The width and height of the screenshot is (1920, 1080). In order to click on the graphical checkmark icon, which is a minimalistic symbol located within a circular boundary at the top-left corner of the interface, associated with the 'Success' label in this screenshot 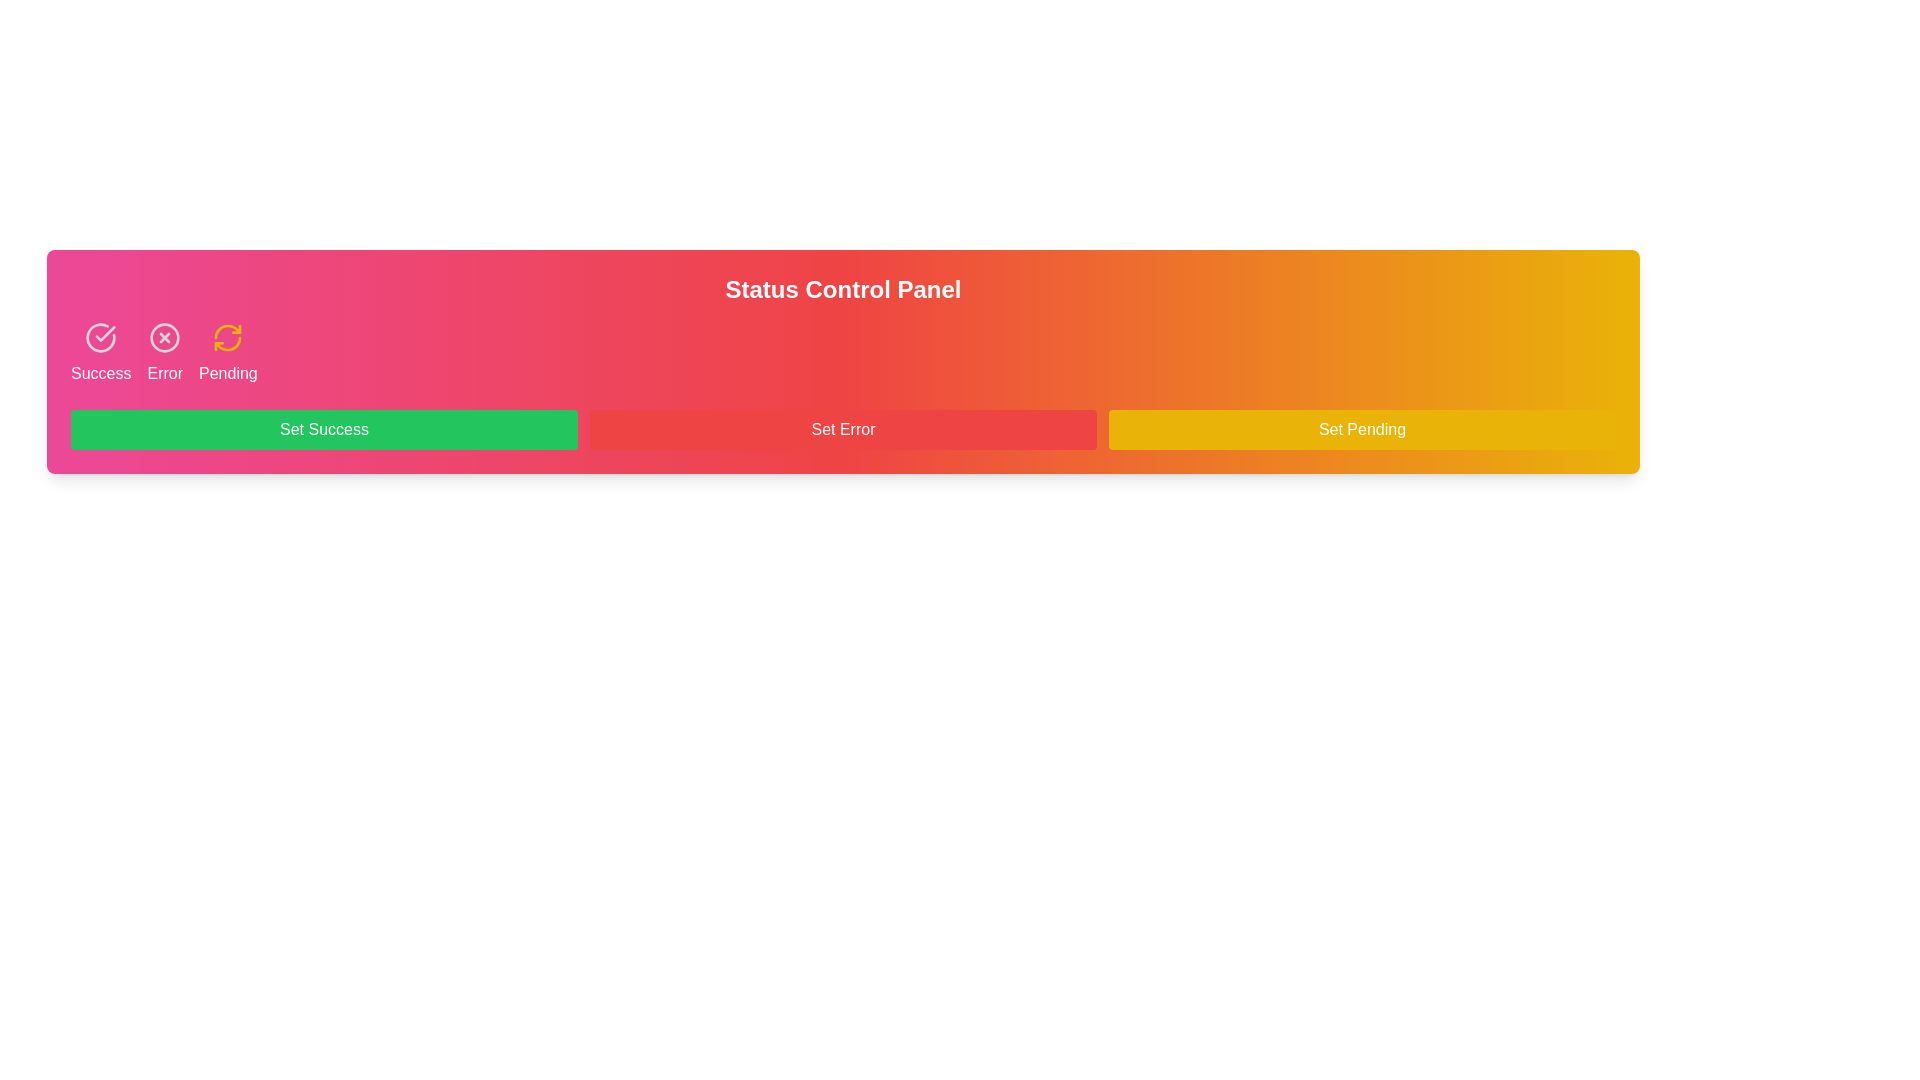, I will do `click(104, 333)`.